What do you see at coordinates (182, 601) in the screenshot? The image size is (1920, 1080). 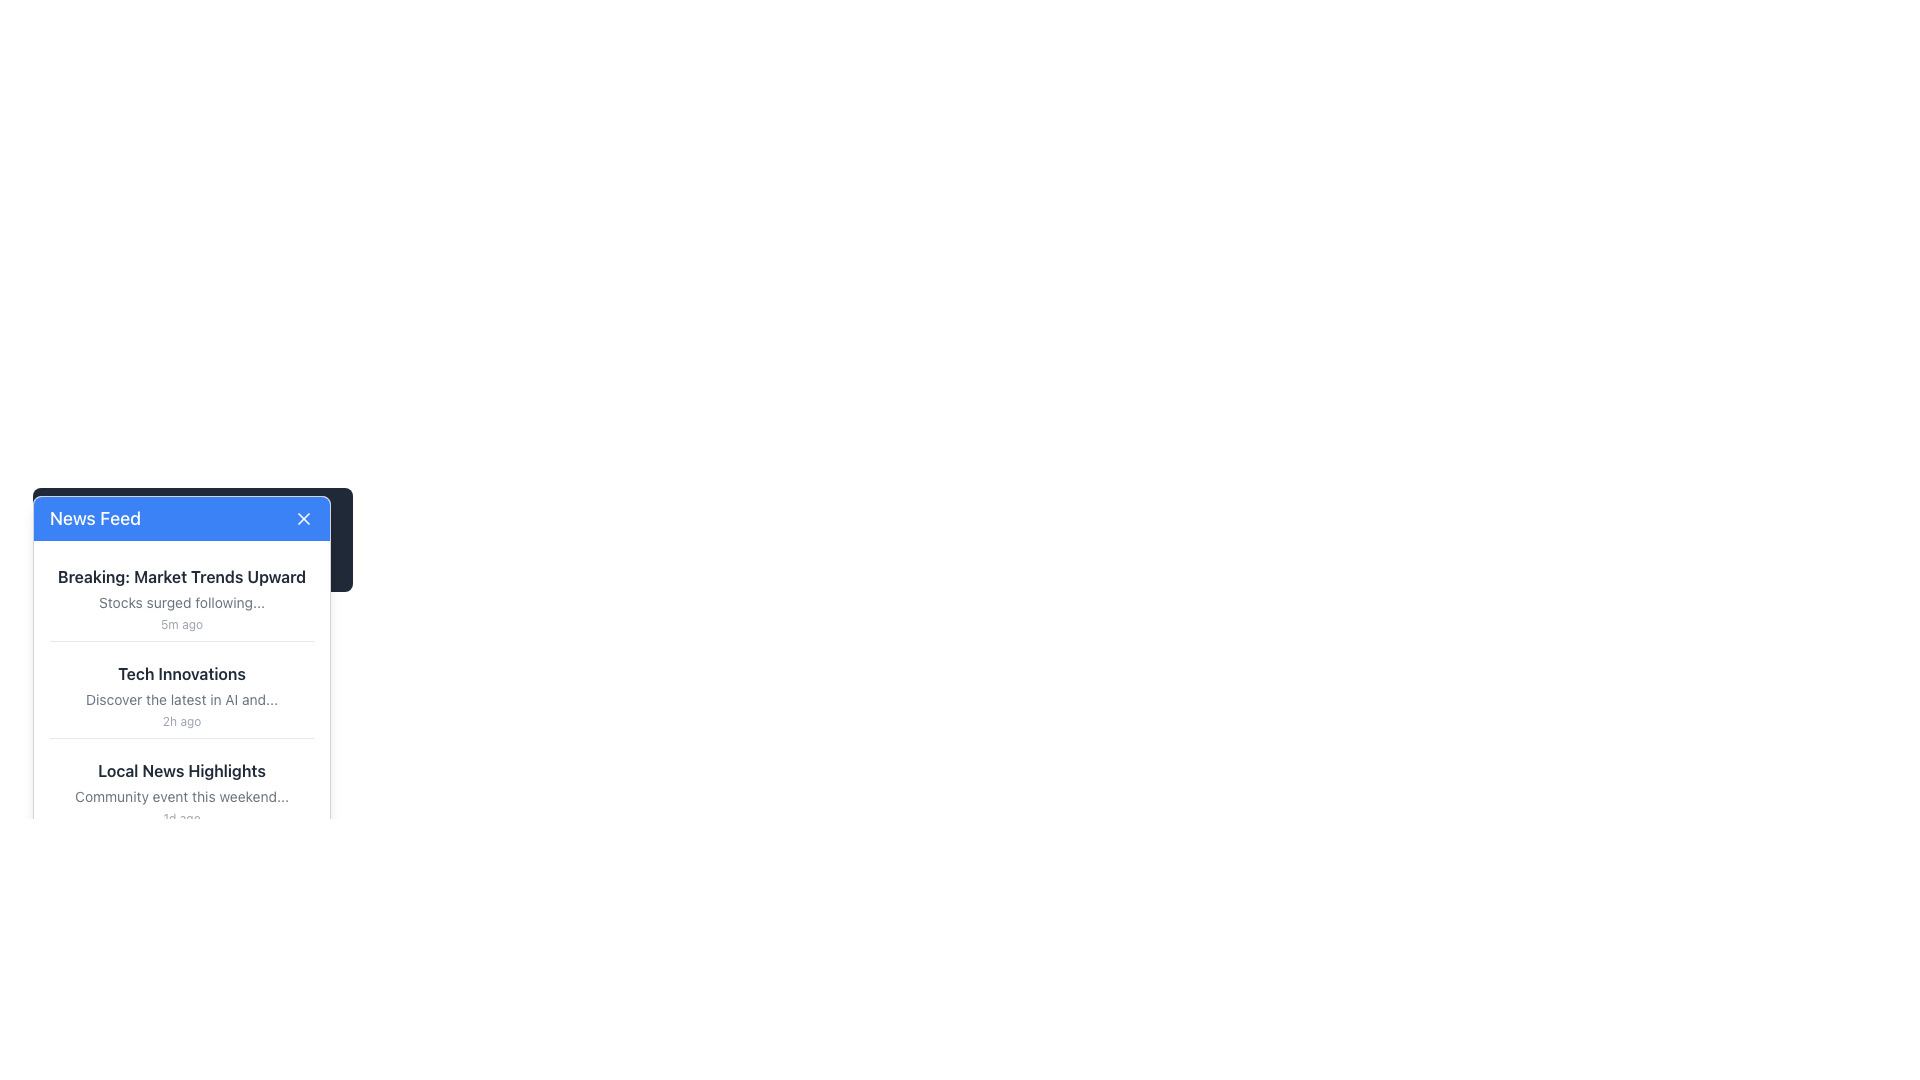 I see `line of text styled with a smaller font and muted gray color that reads 'Stocks surged following...', located below the title 'Breaking: Market Trends Upward' and above the timestamp '5m ago'` at bounding box center [182, 601].